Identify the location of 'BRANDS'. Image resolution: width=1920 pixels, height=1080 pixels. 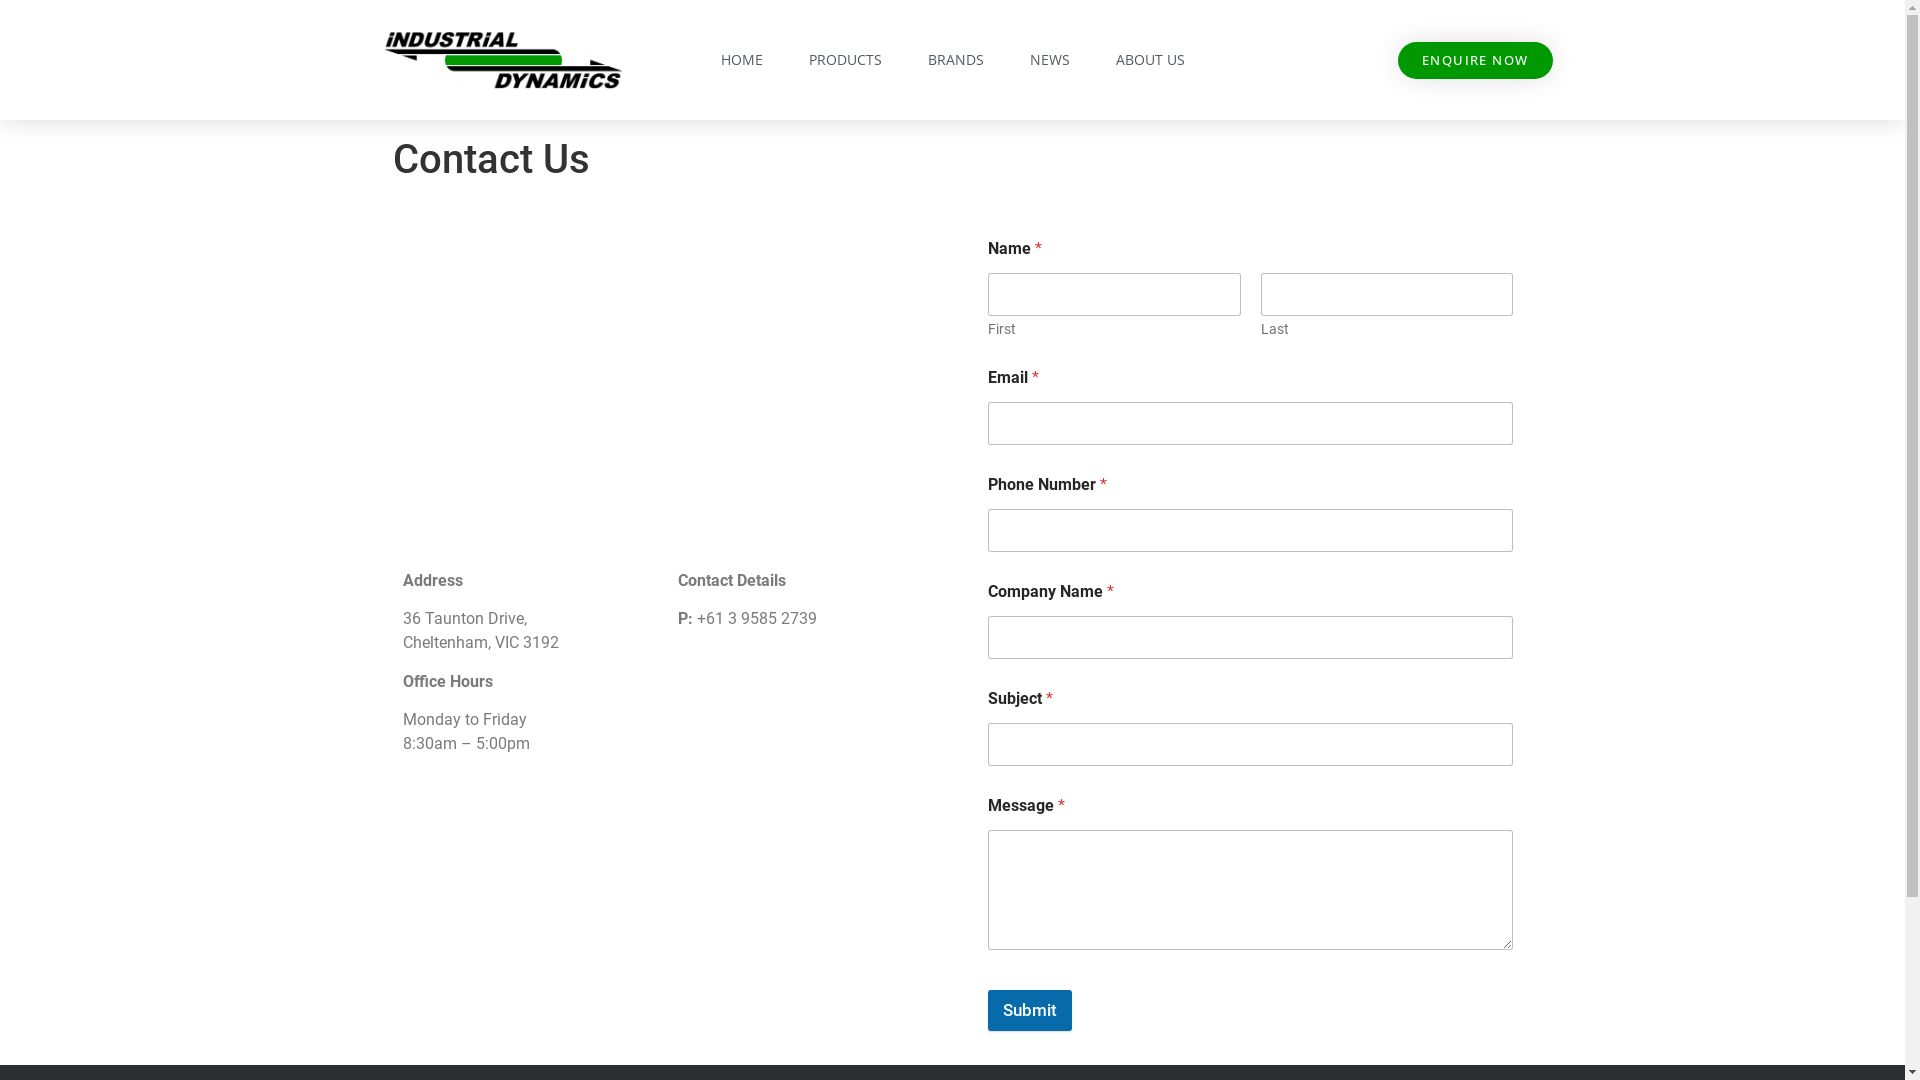
(906, 59).